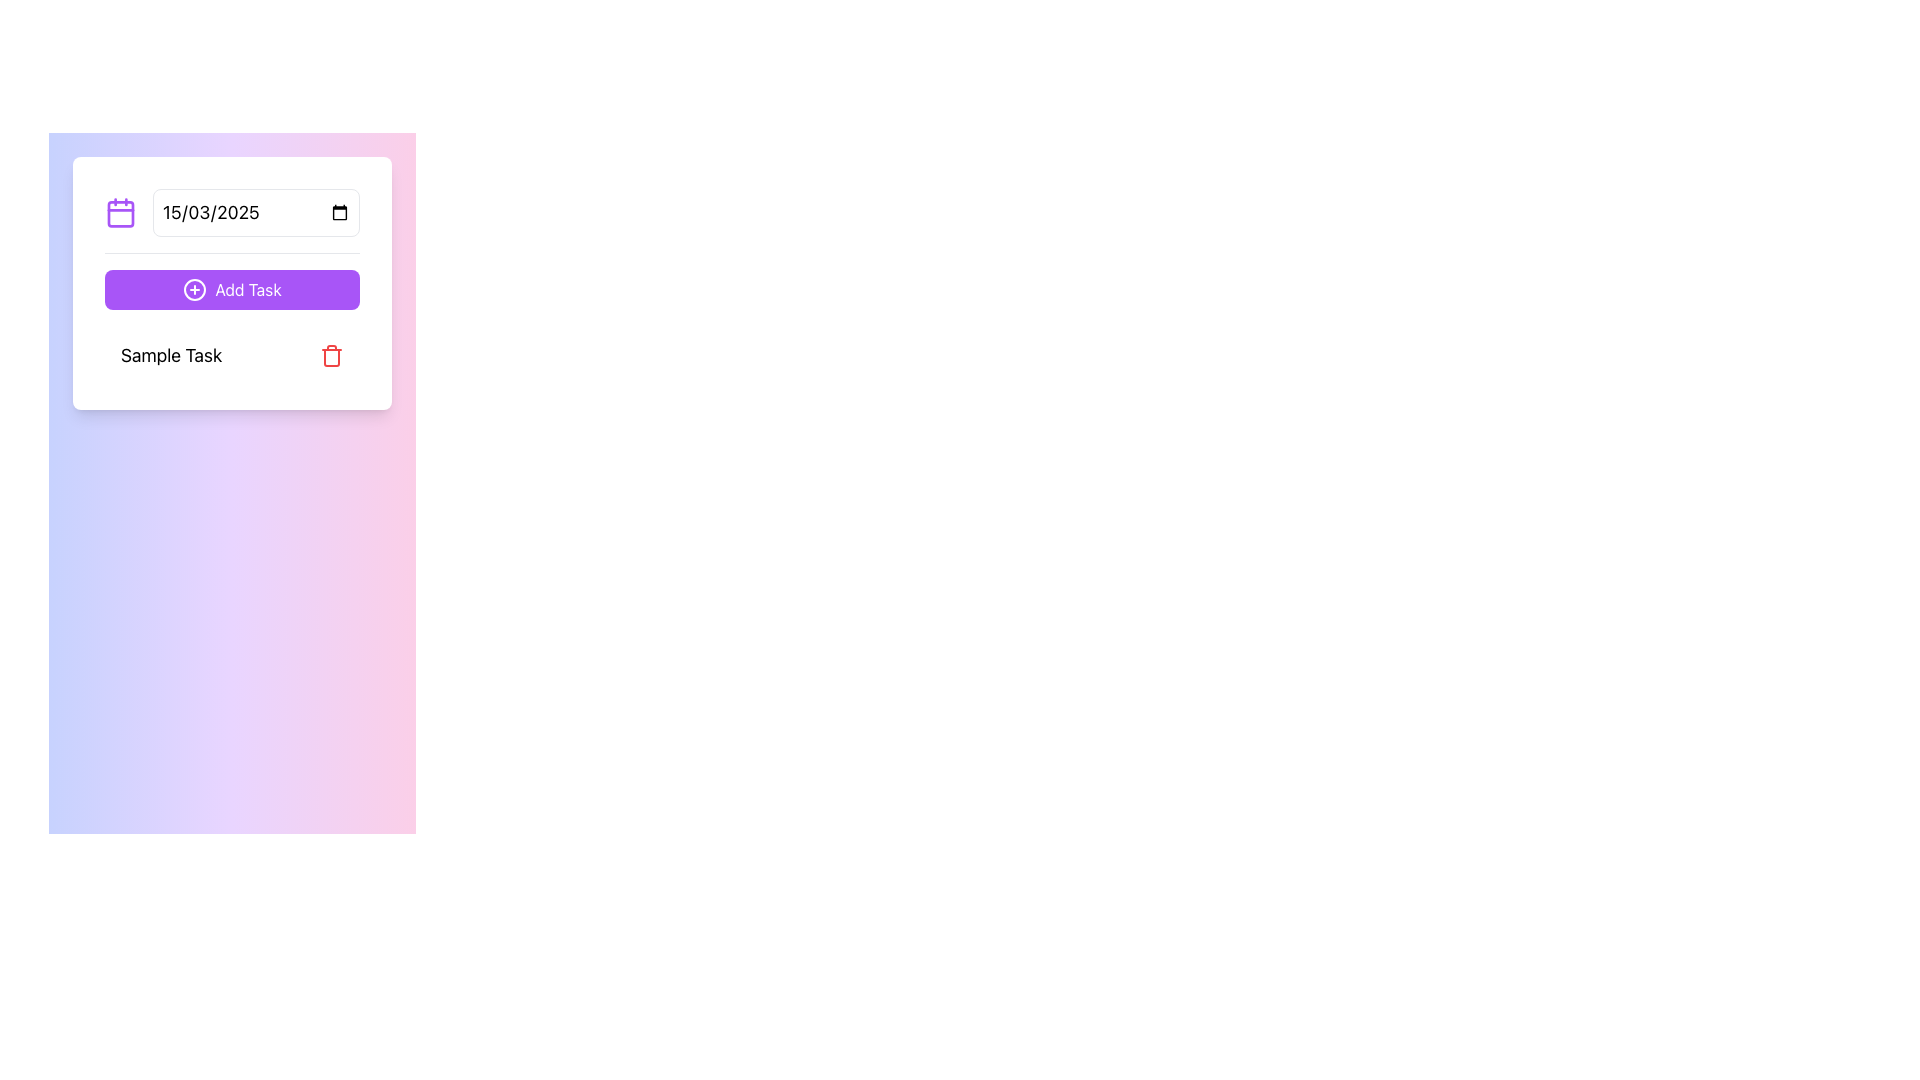  I want to click on the 'Add Task' button, which has a purple background and white text with a circular plus icon, to observe its hover effect, so click(232, 289).